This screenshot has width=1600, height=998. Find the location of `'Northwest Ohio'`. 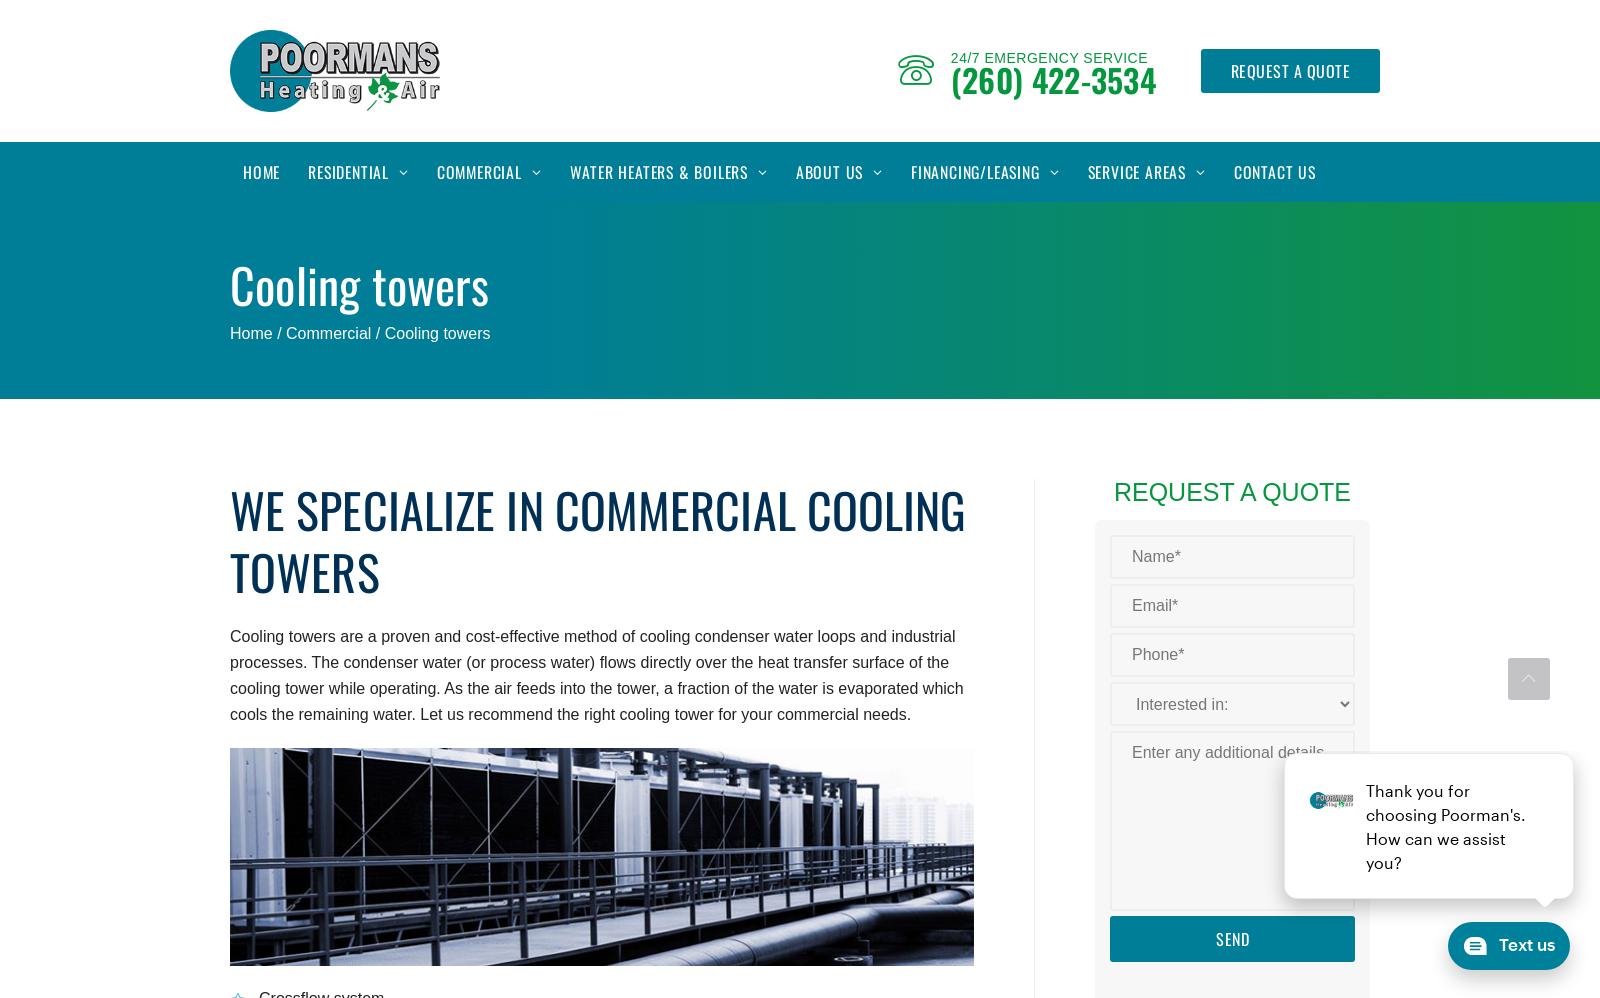

'Northwest Ohio' is located at coordinates (1139, 291).